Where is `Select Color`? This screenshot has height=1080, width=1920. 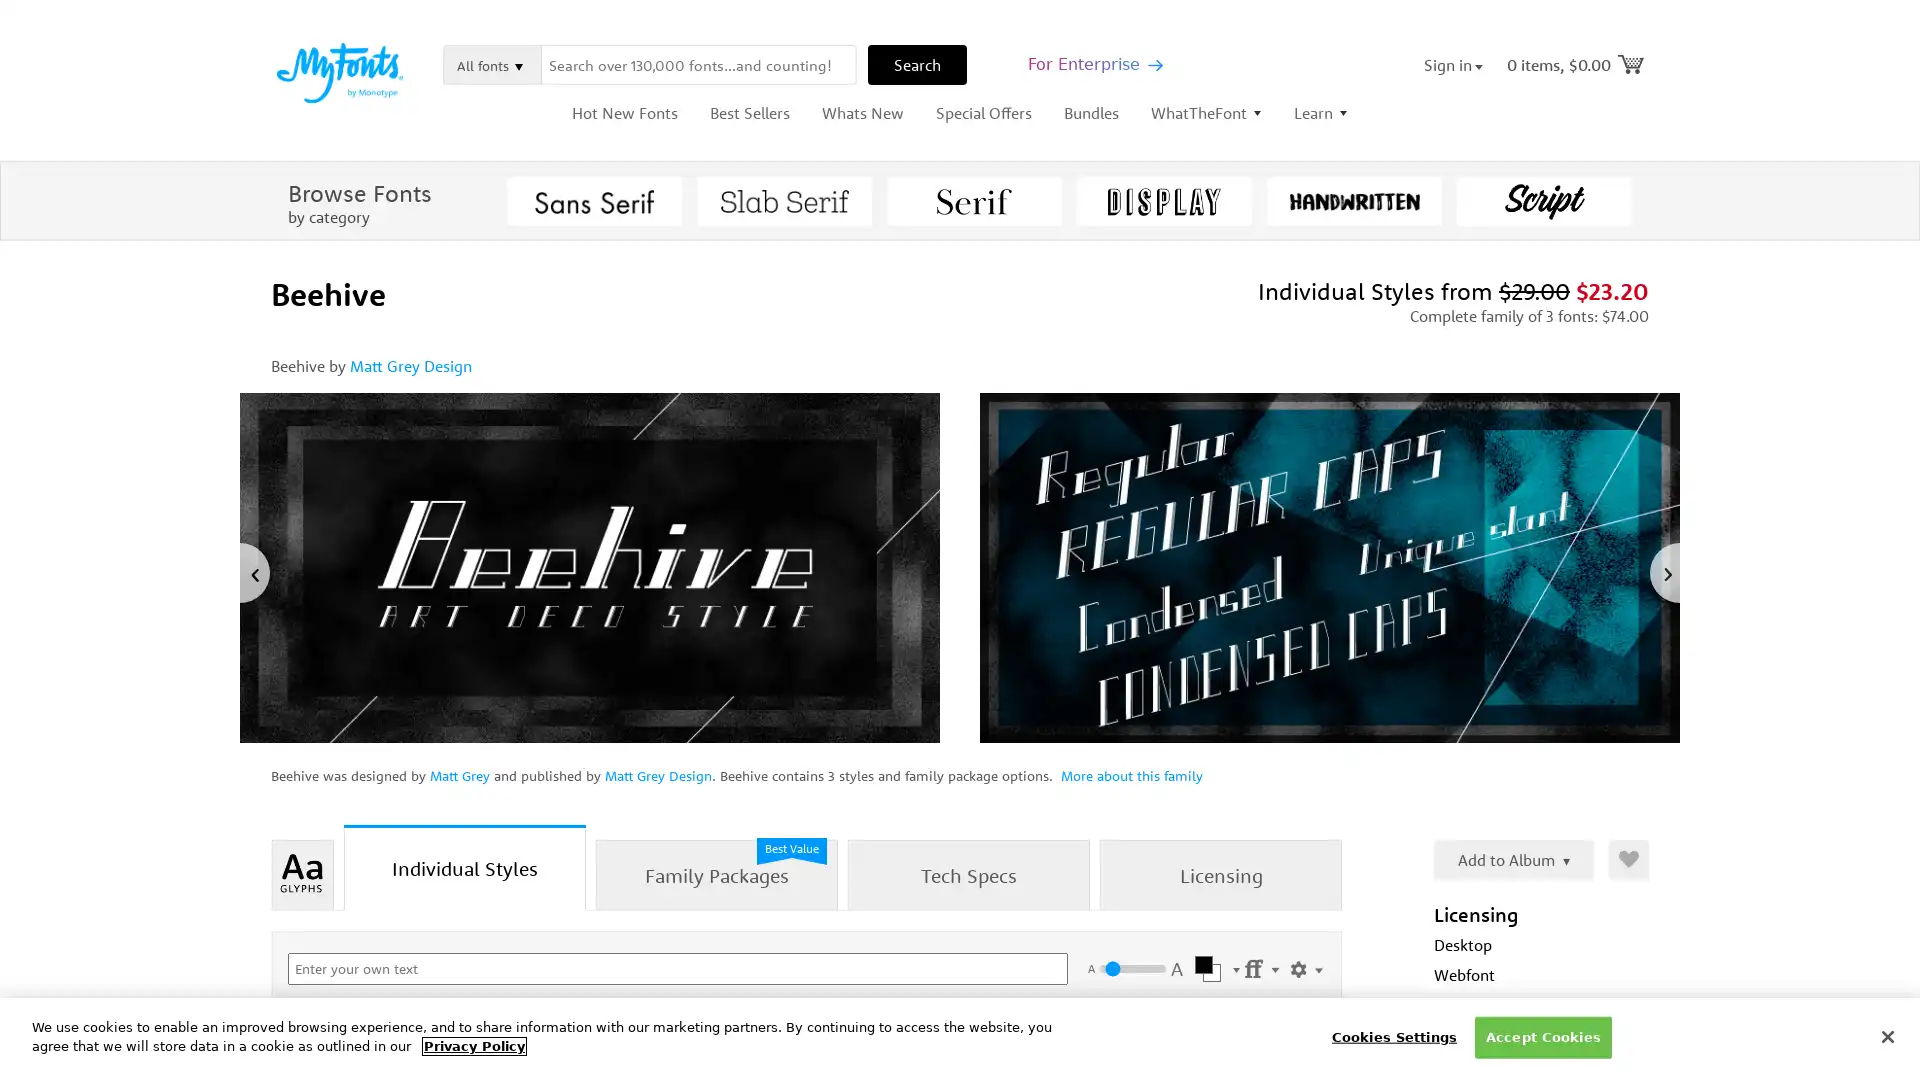
Select Color is located at coordinates (1213, 968).